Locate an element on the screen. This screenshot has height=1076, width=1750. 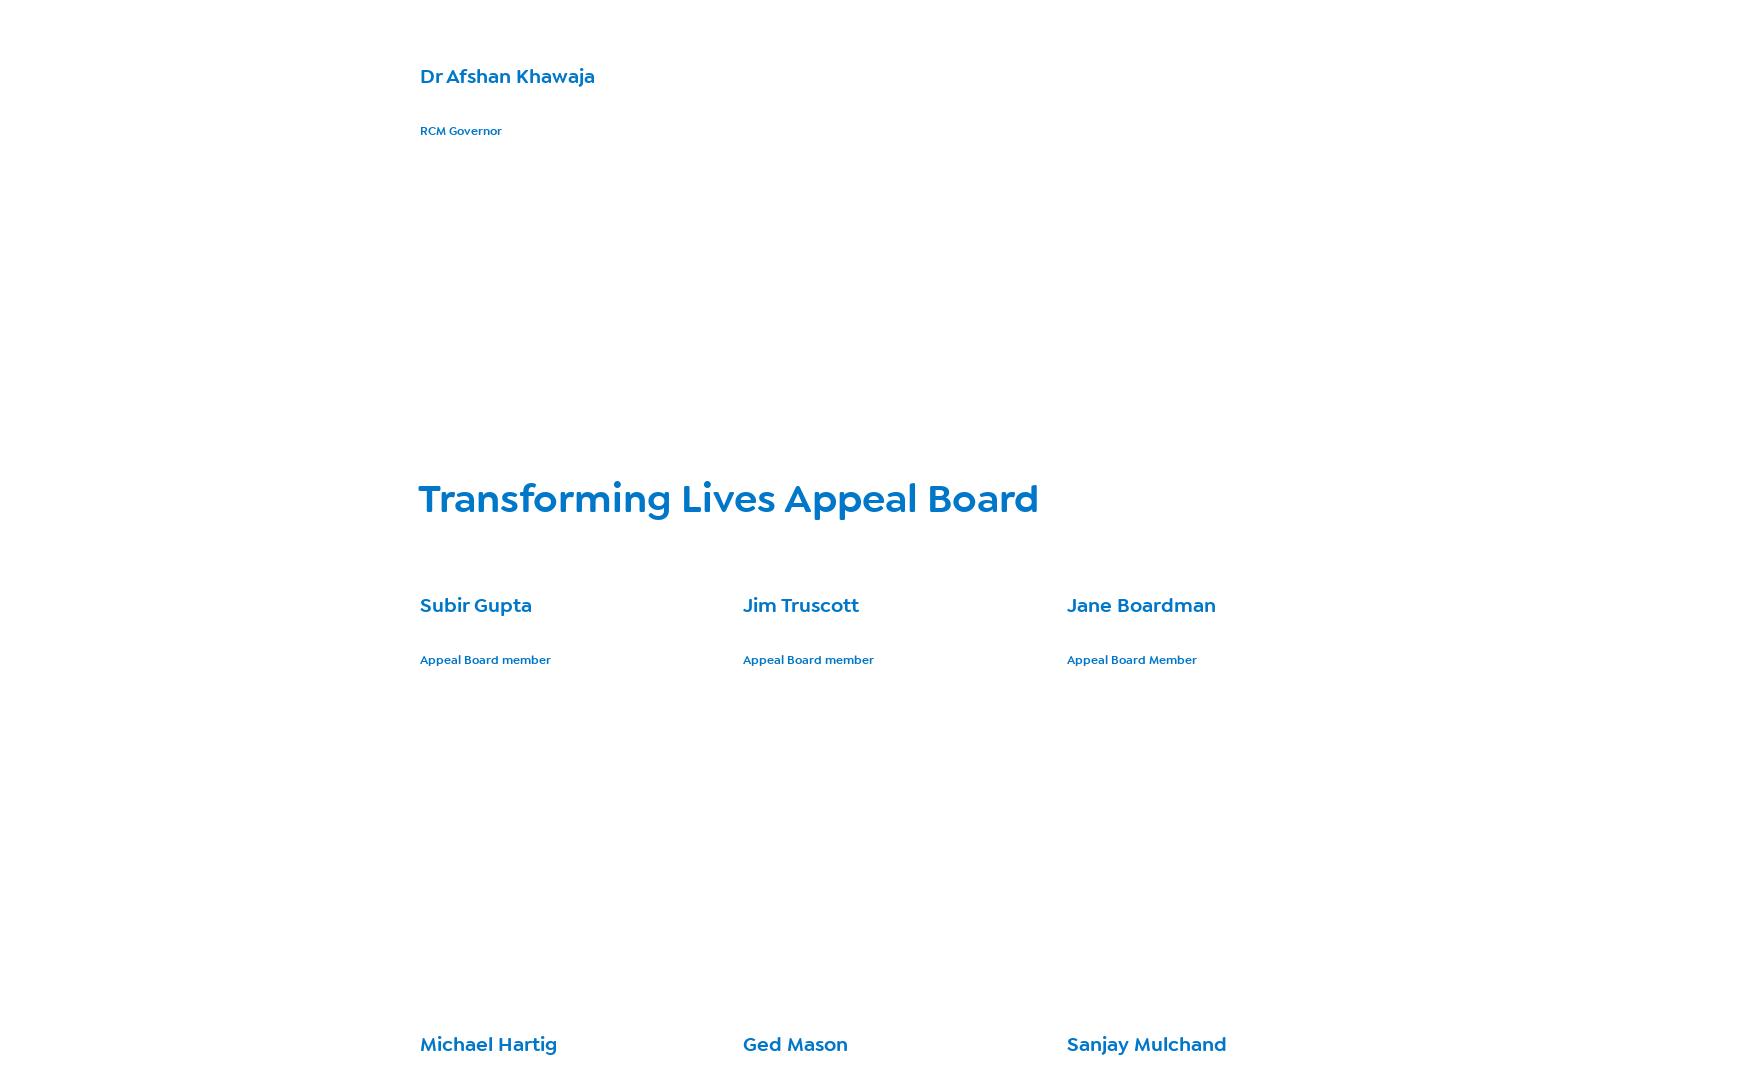
'Subir Gupta' is located at coordinates (476, 605).